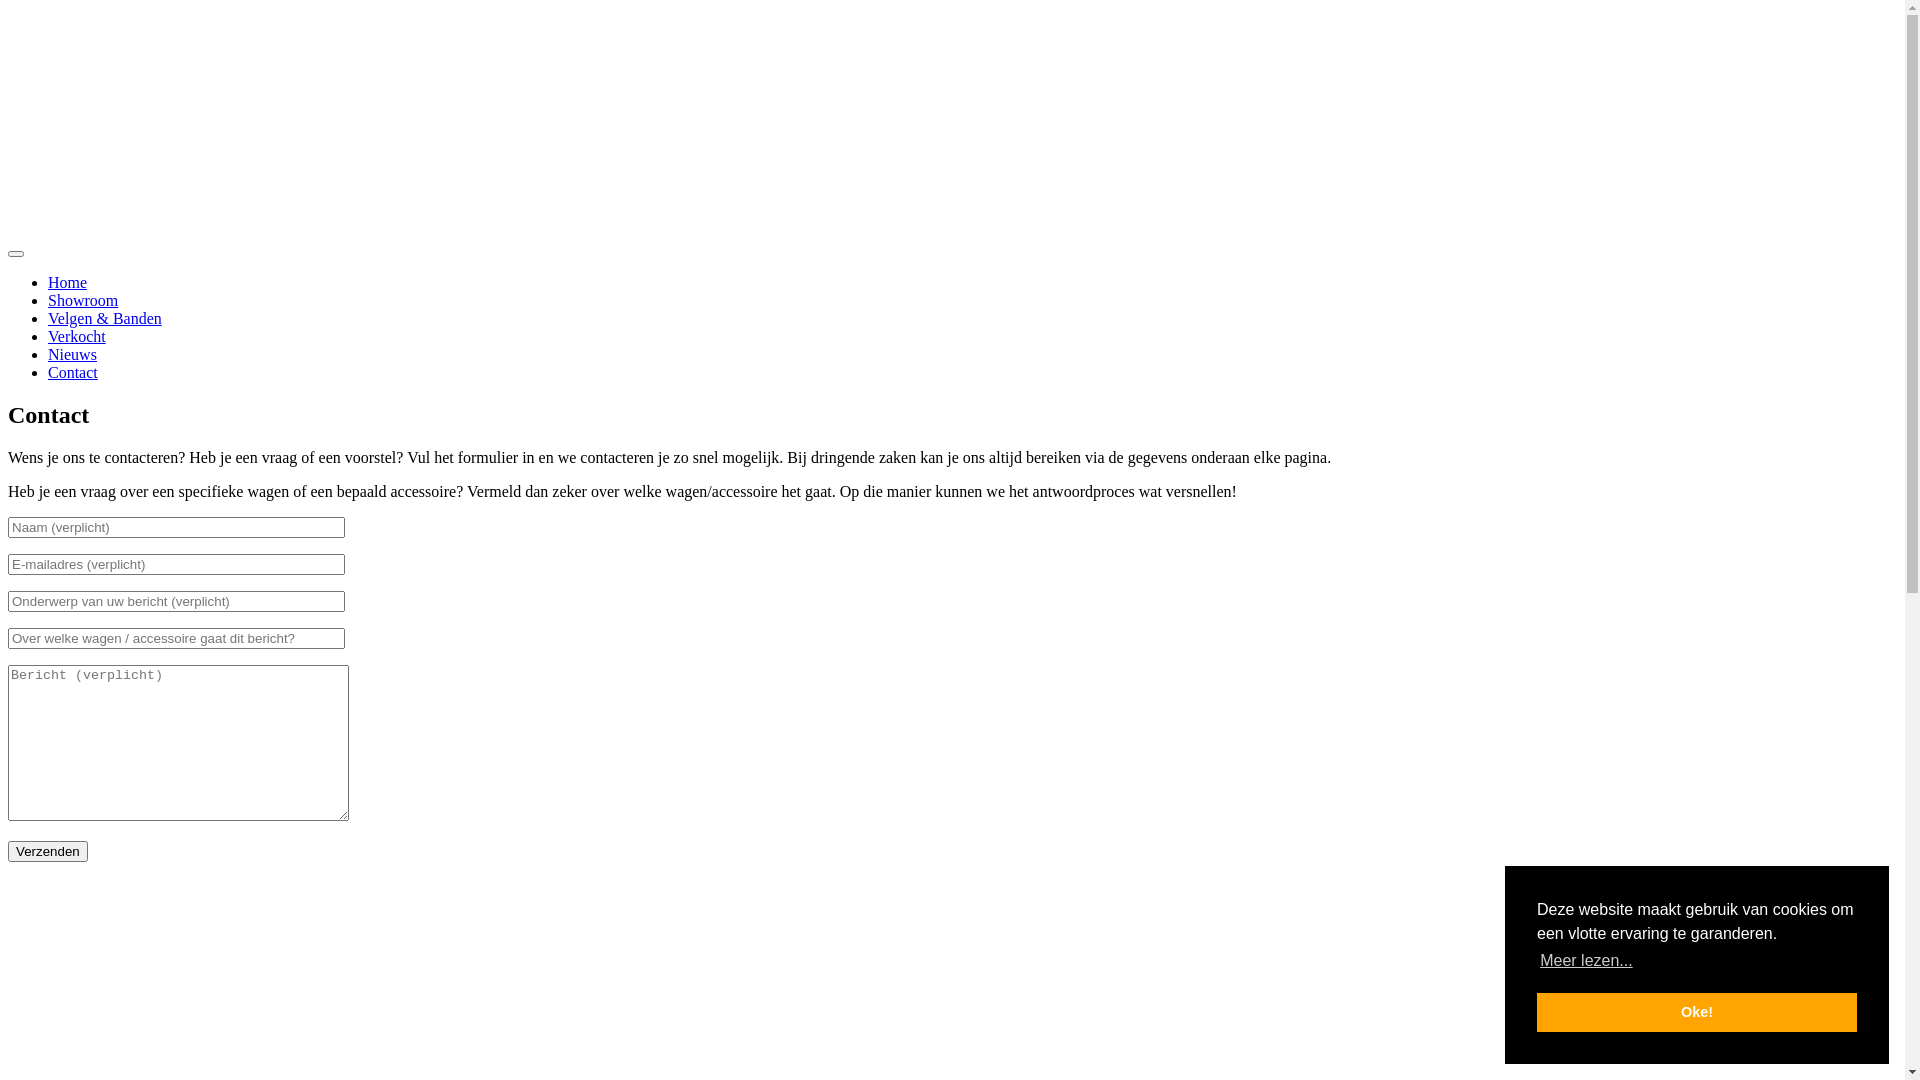  What do you see at coordinates (81, 300) in the screenshot?
I see `'Showroom'` at bounding box center [81, 300].